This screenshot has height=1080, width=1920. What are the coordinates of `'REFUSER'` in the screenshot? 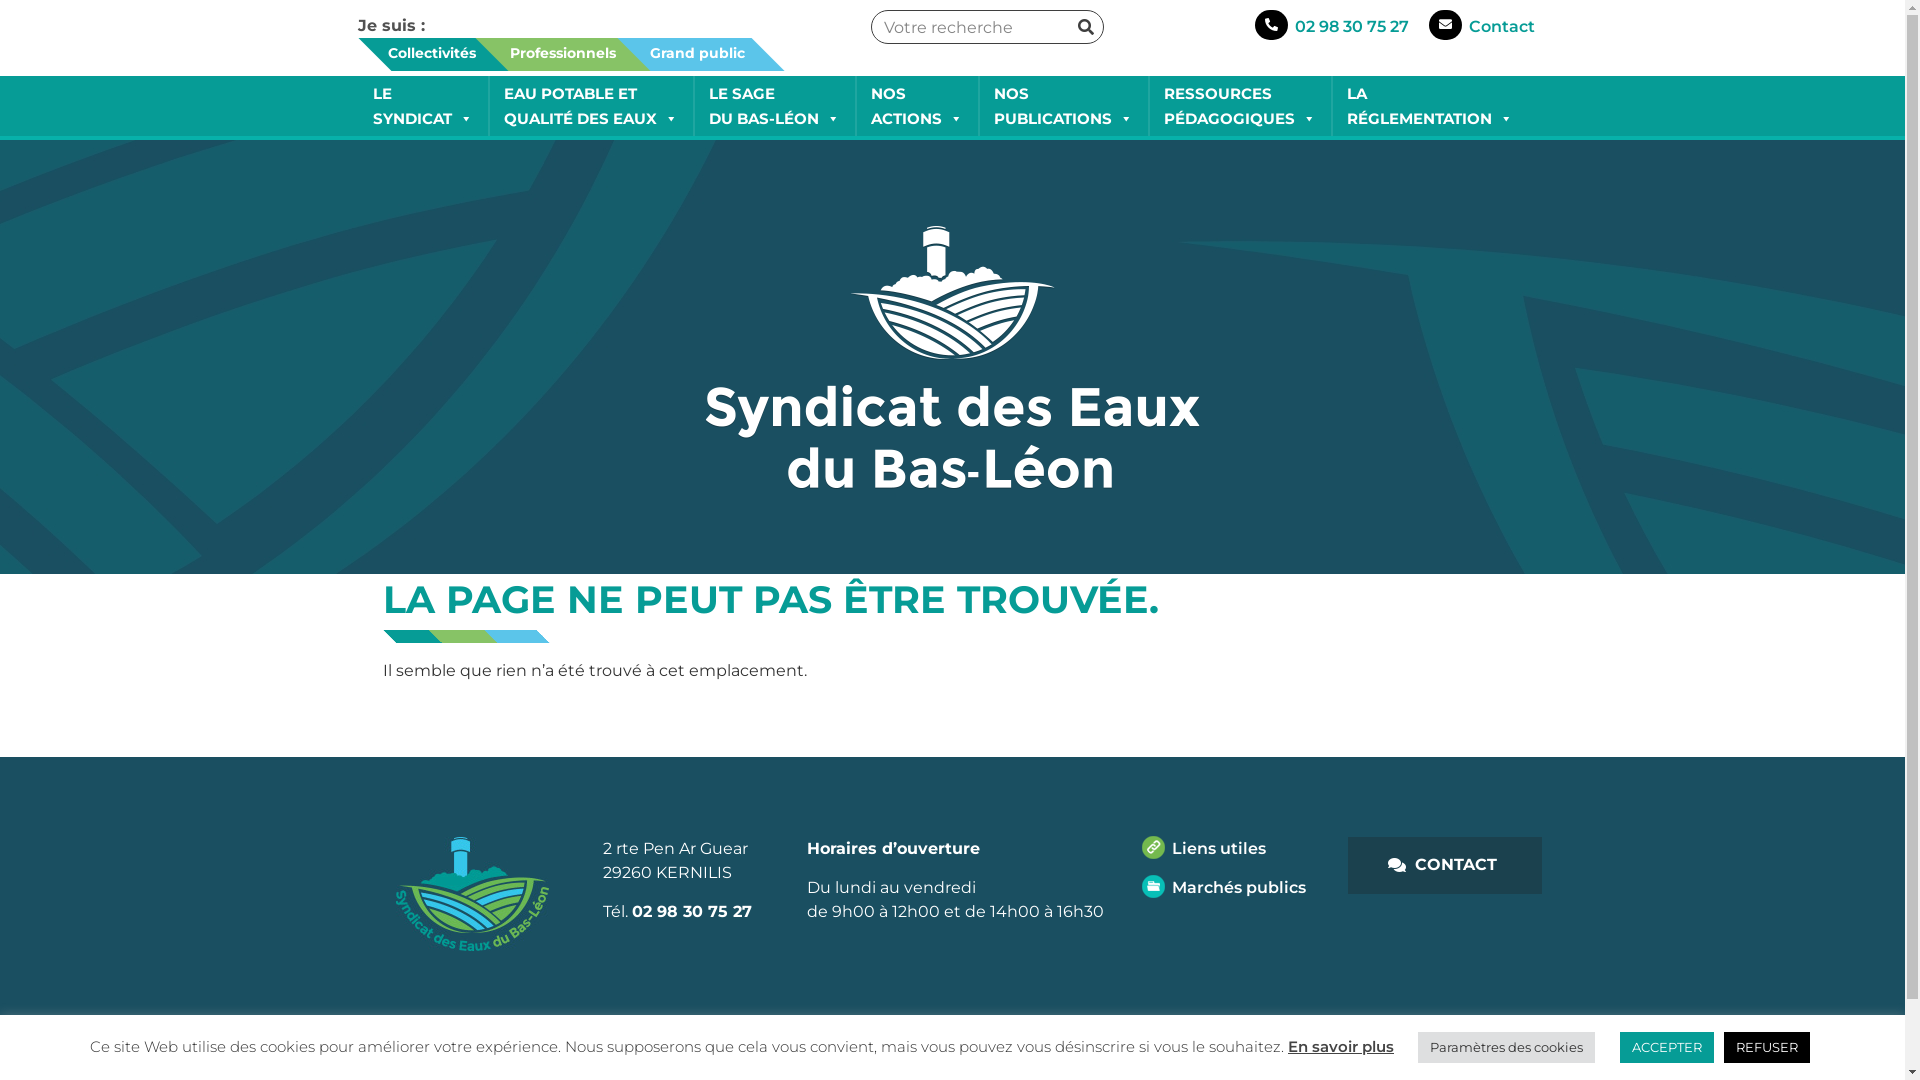 It's located at (1766, 1046).